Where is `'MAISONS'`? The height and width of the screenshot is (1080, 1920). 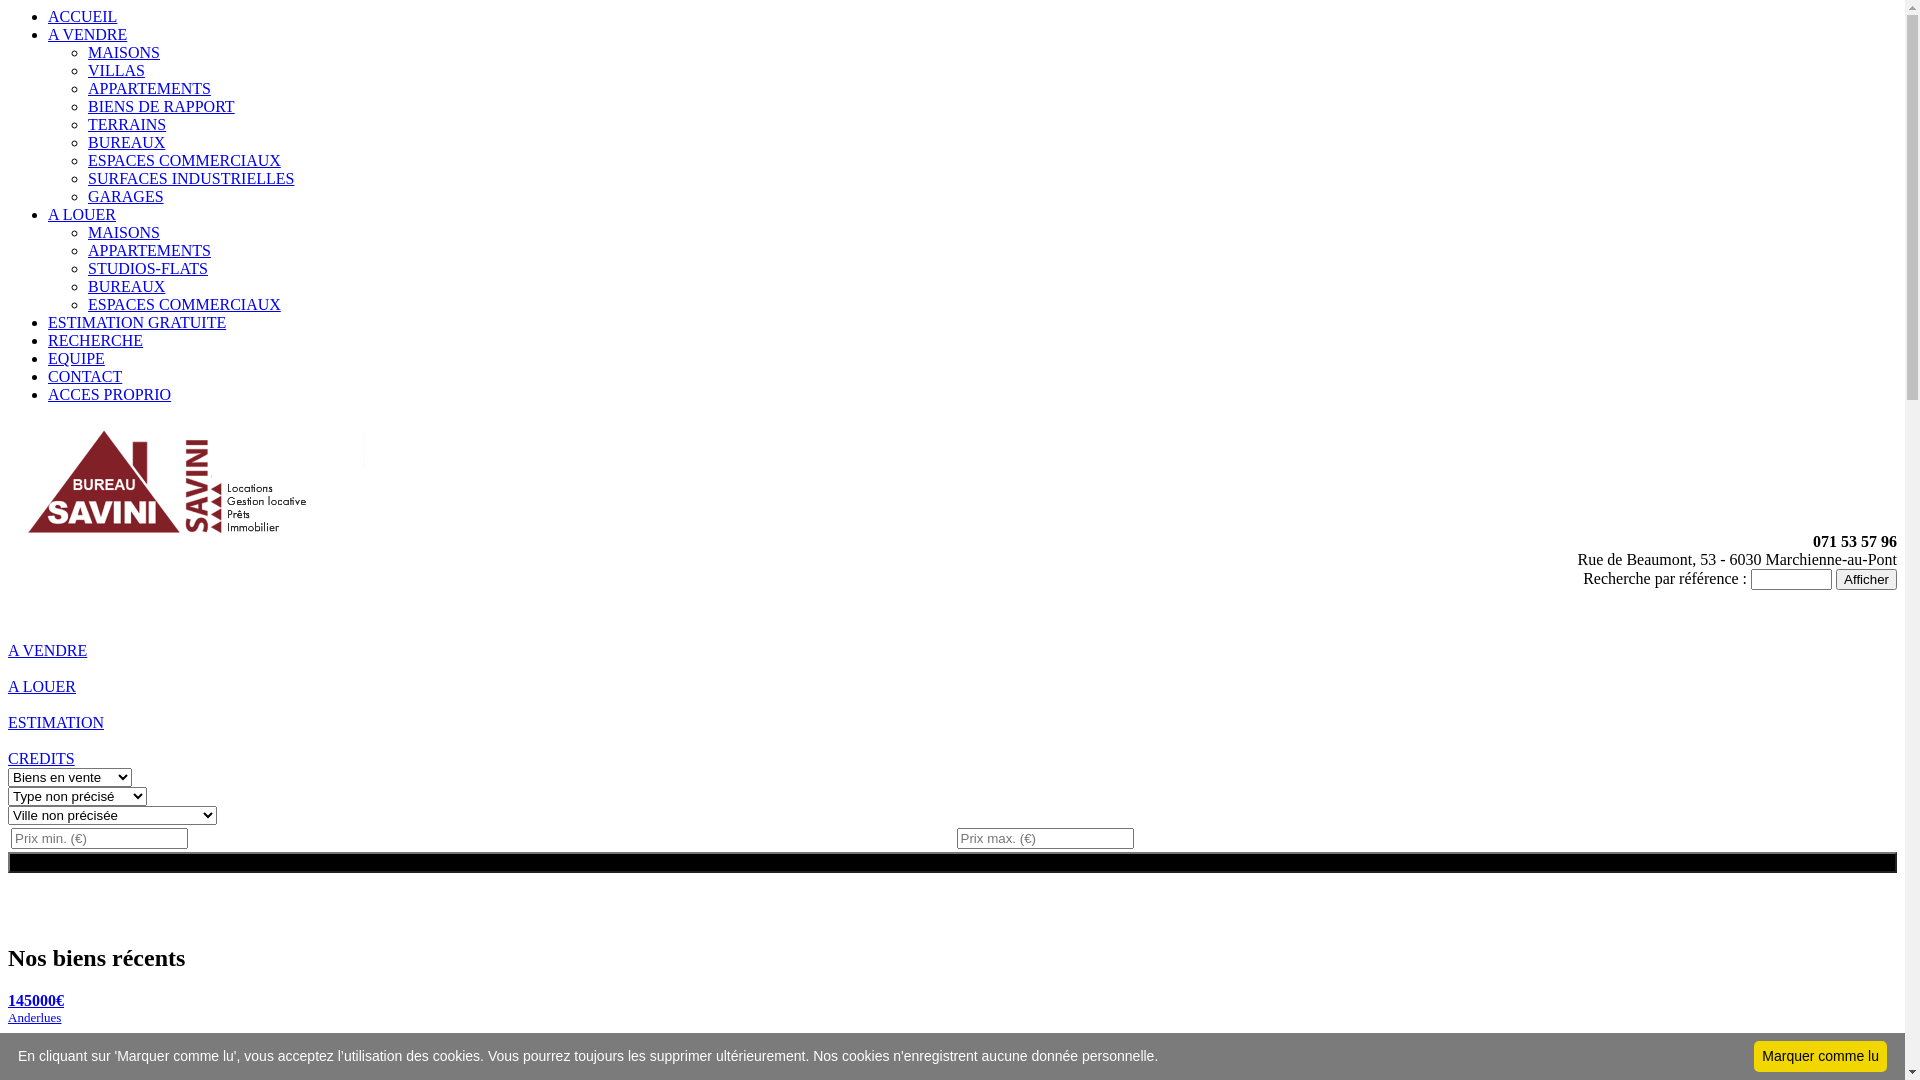
'MAISONS' is located at coordinates (123, 231).